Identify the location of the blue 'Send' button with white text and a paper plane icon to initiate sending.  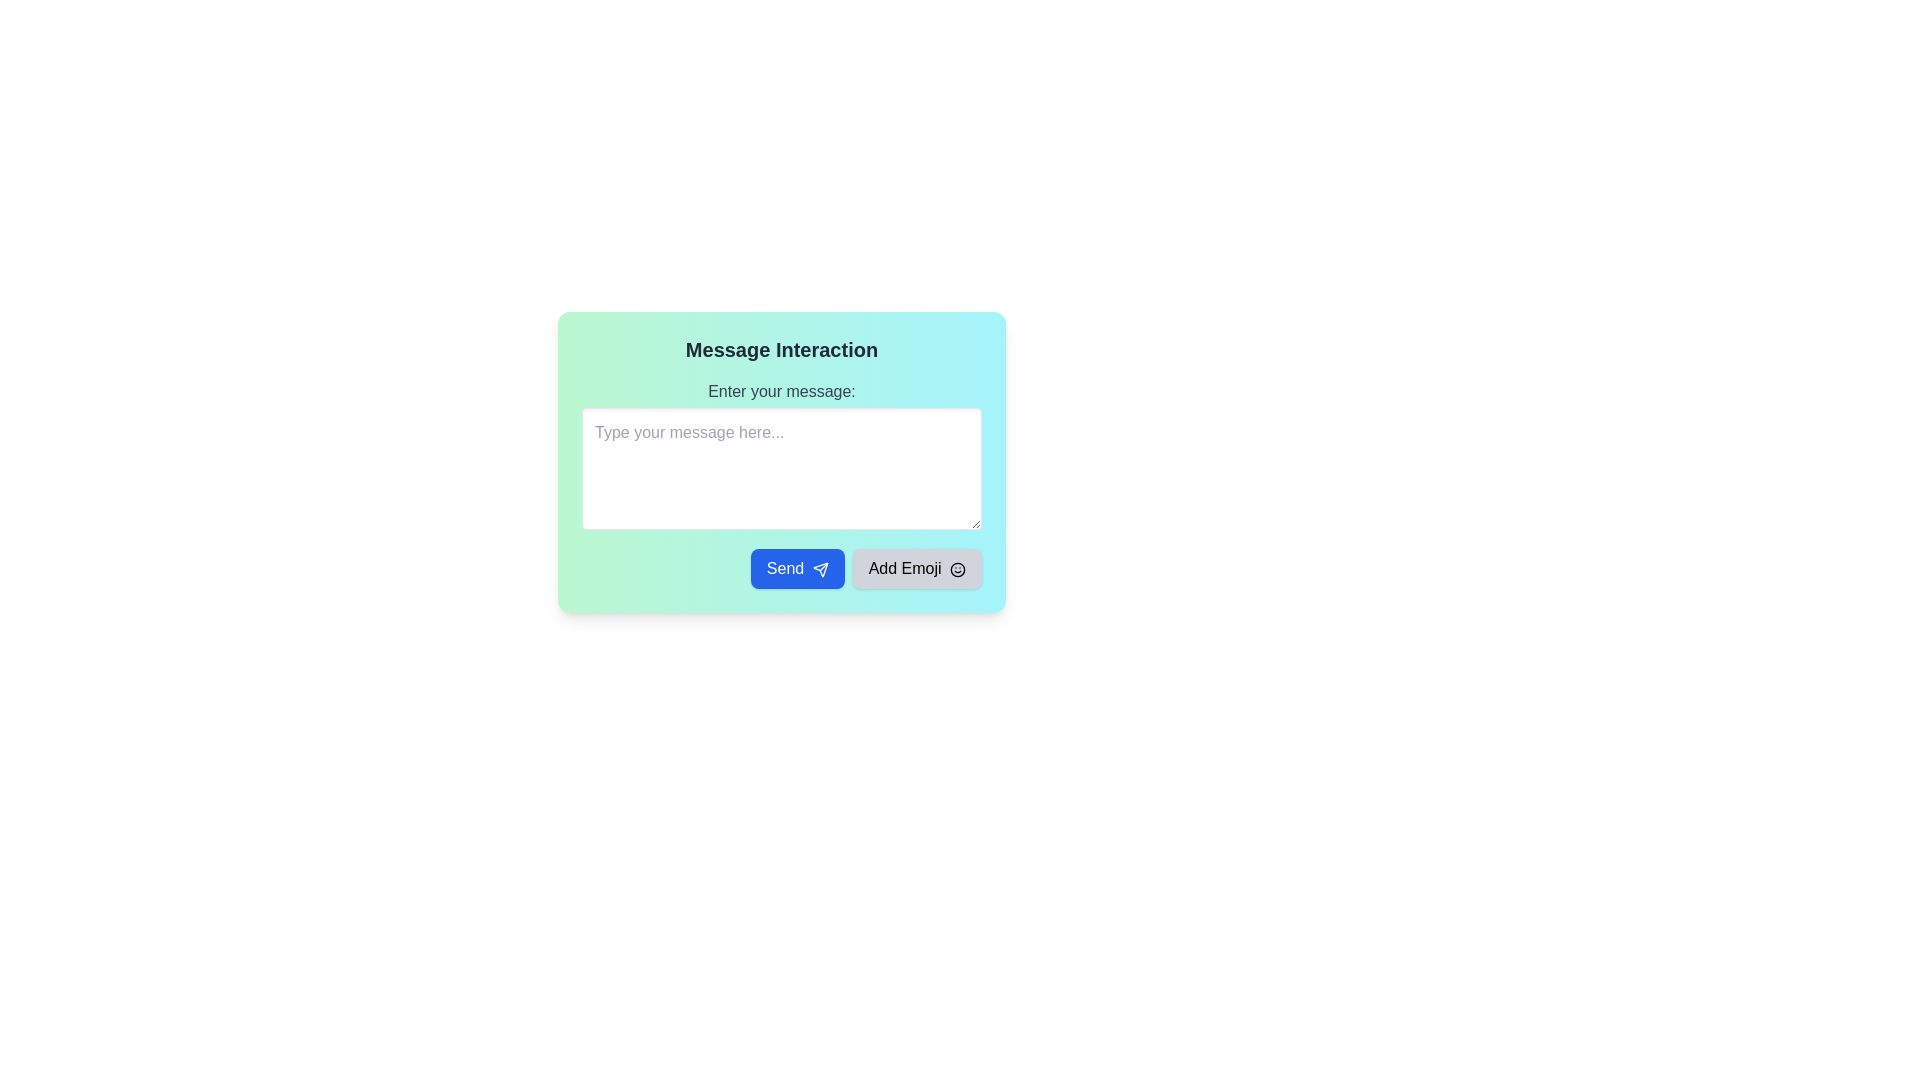
(796, 569).